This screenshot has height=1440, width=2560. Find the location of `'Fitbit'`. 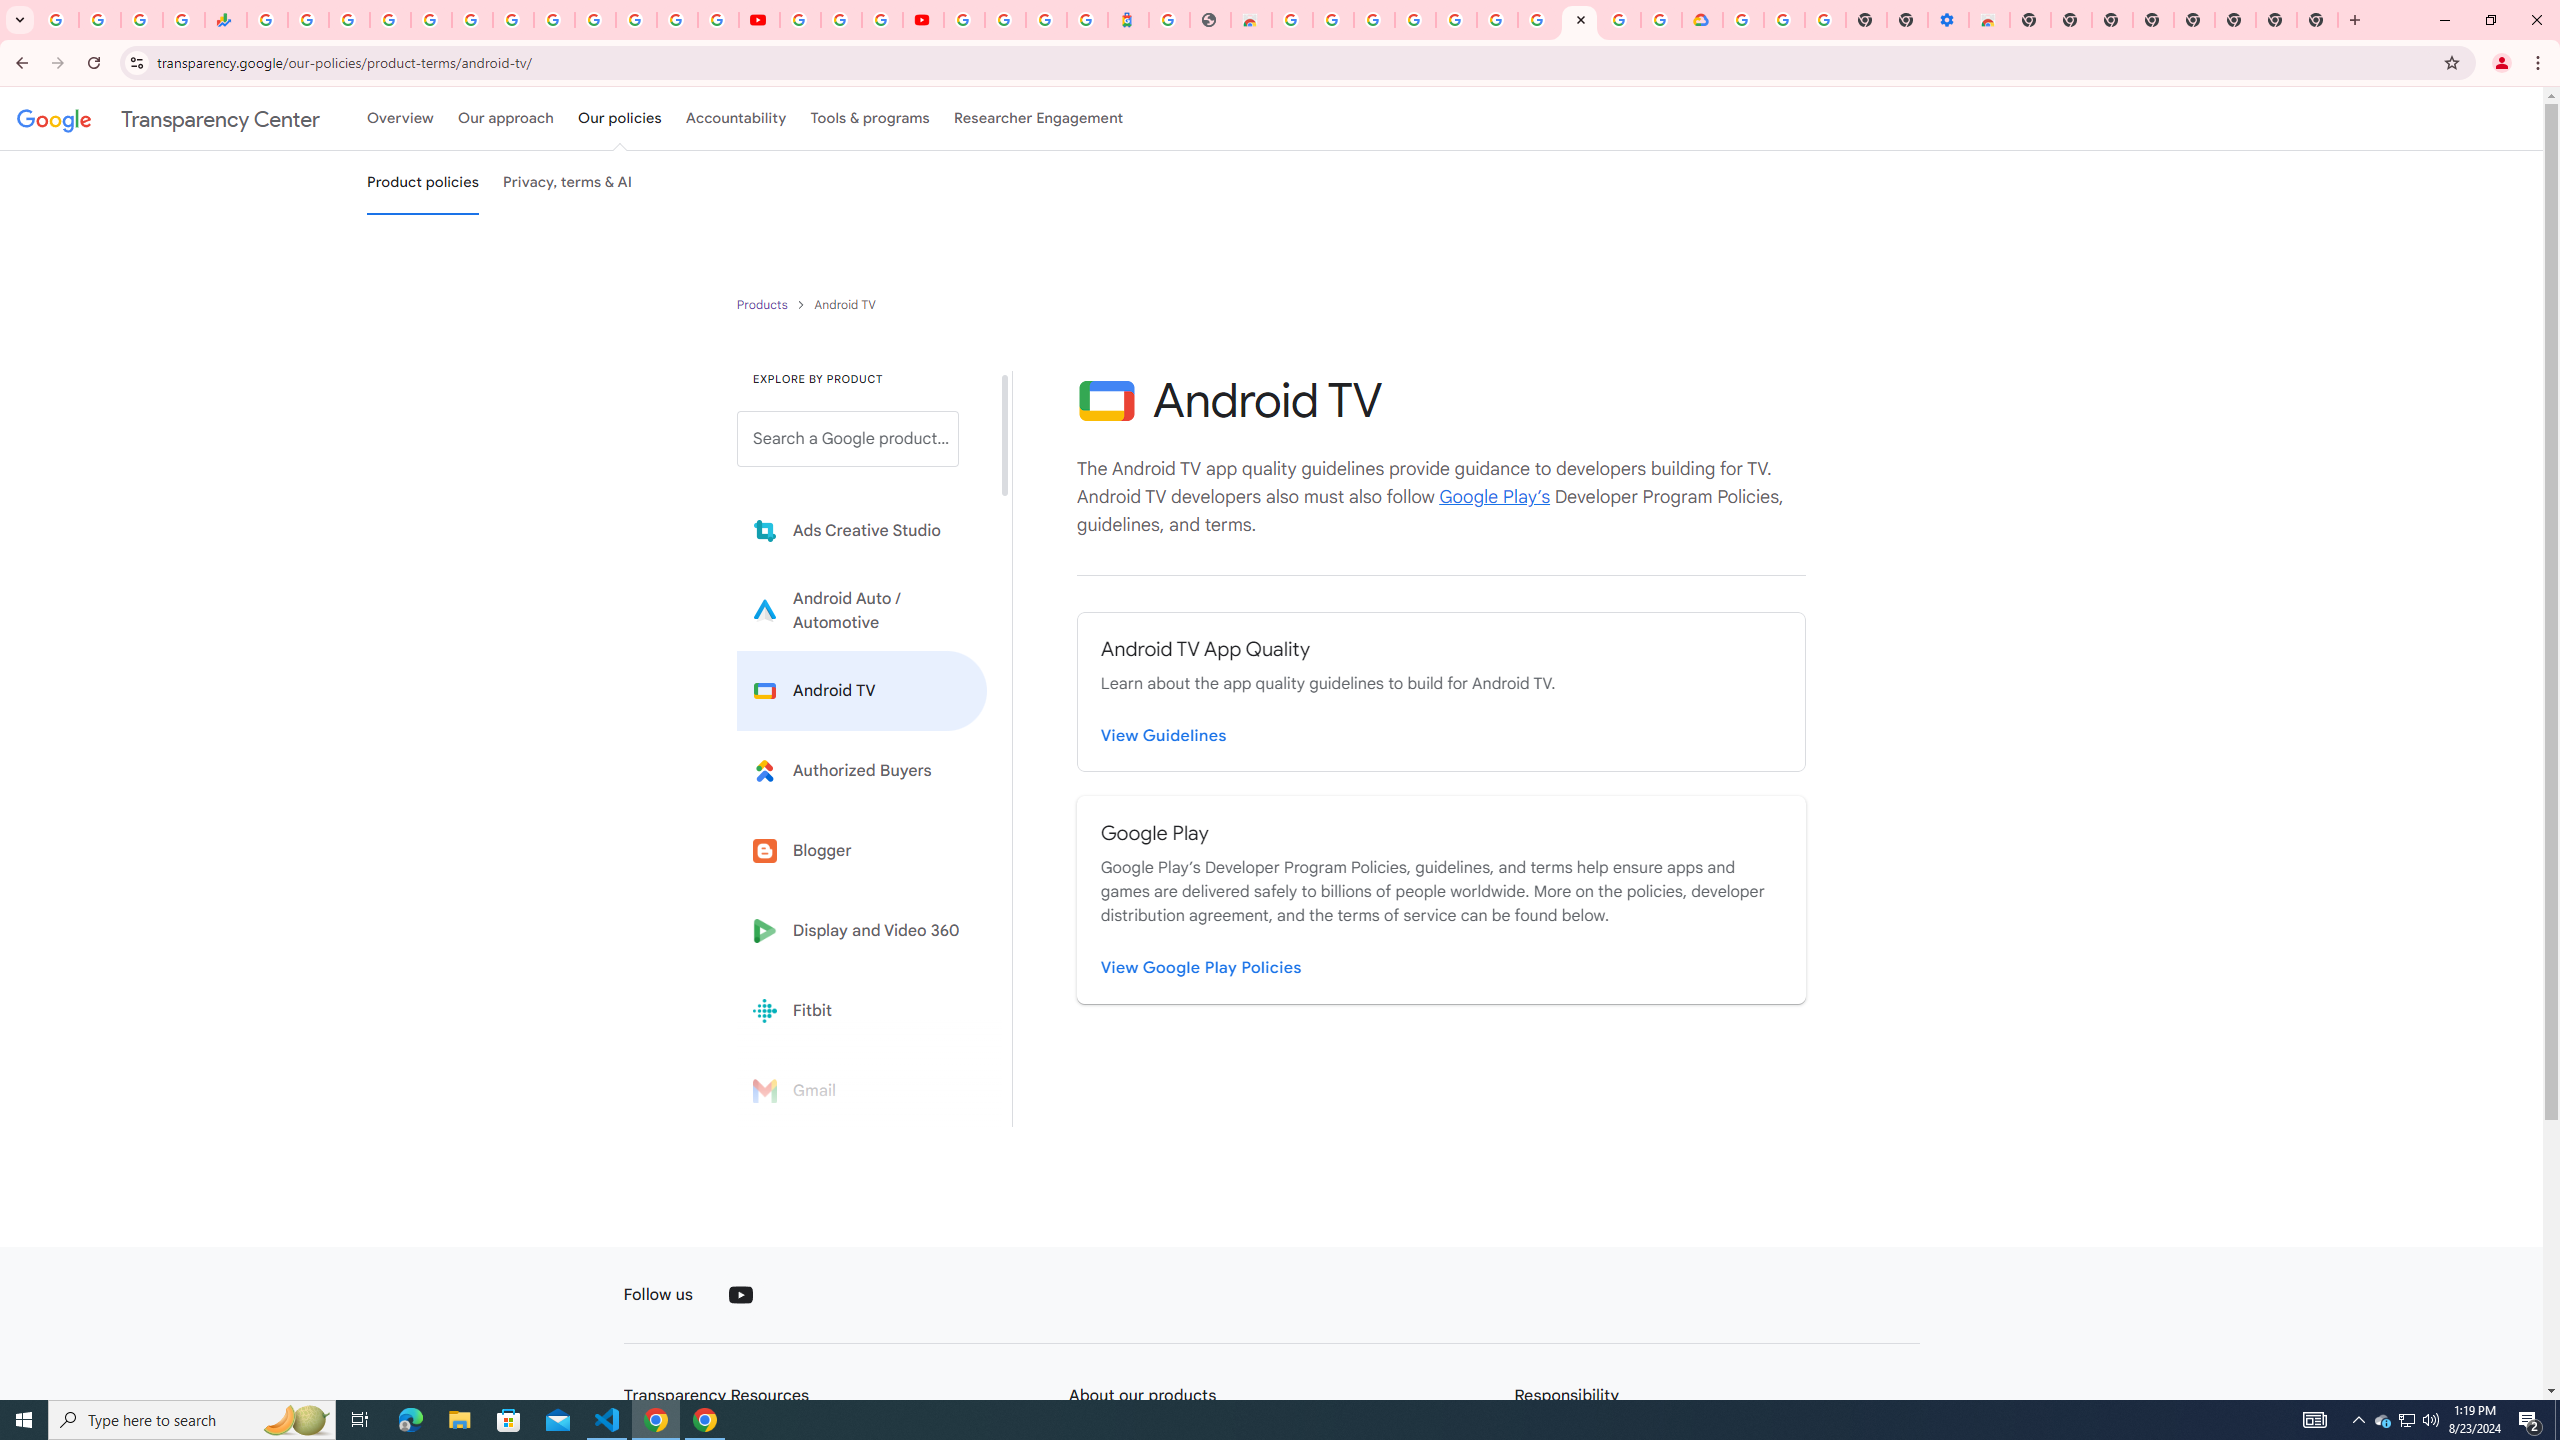

'Fitbit' is located at coordinates (861, 1010).